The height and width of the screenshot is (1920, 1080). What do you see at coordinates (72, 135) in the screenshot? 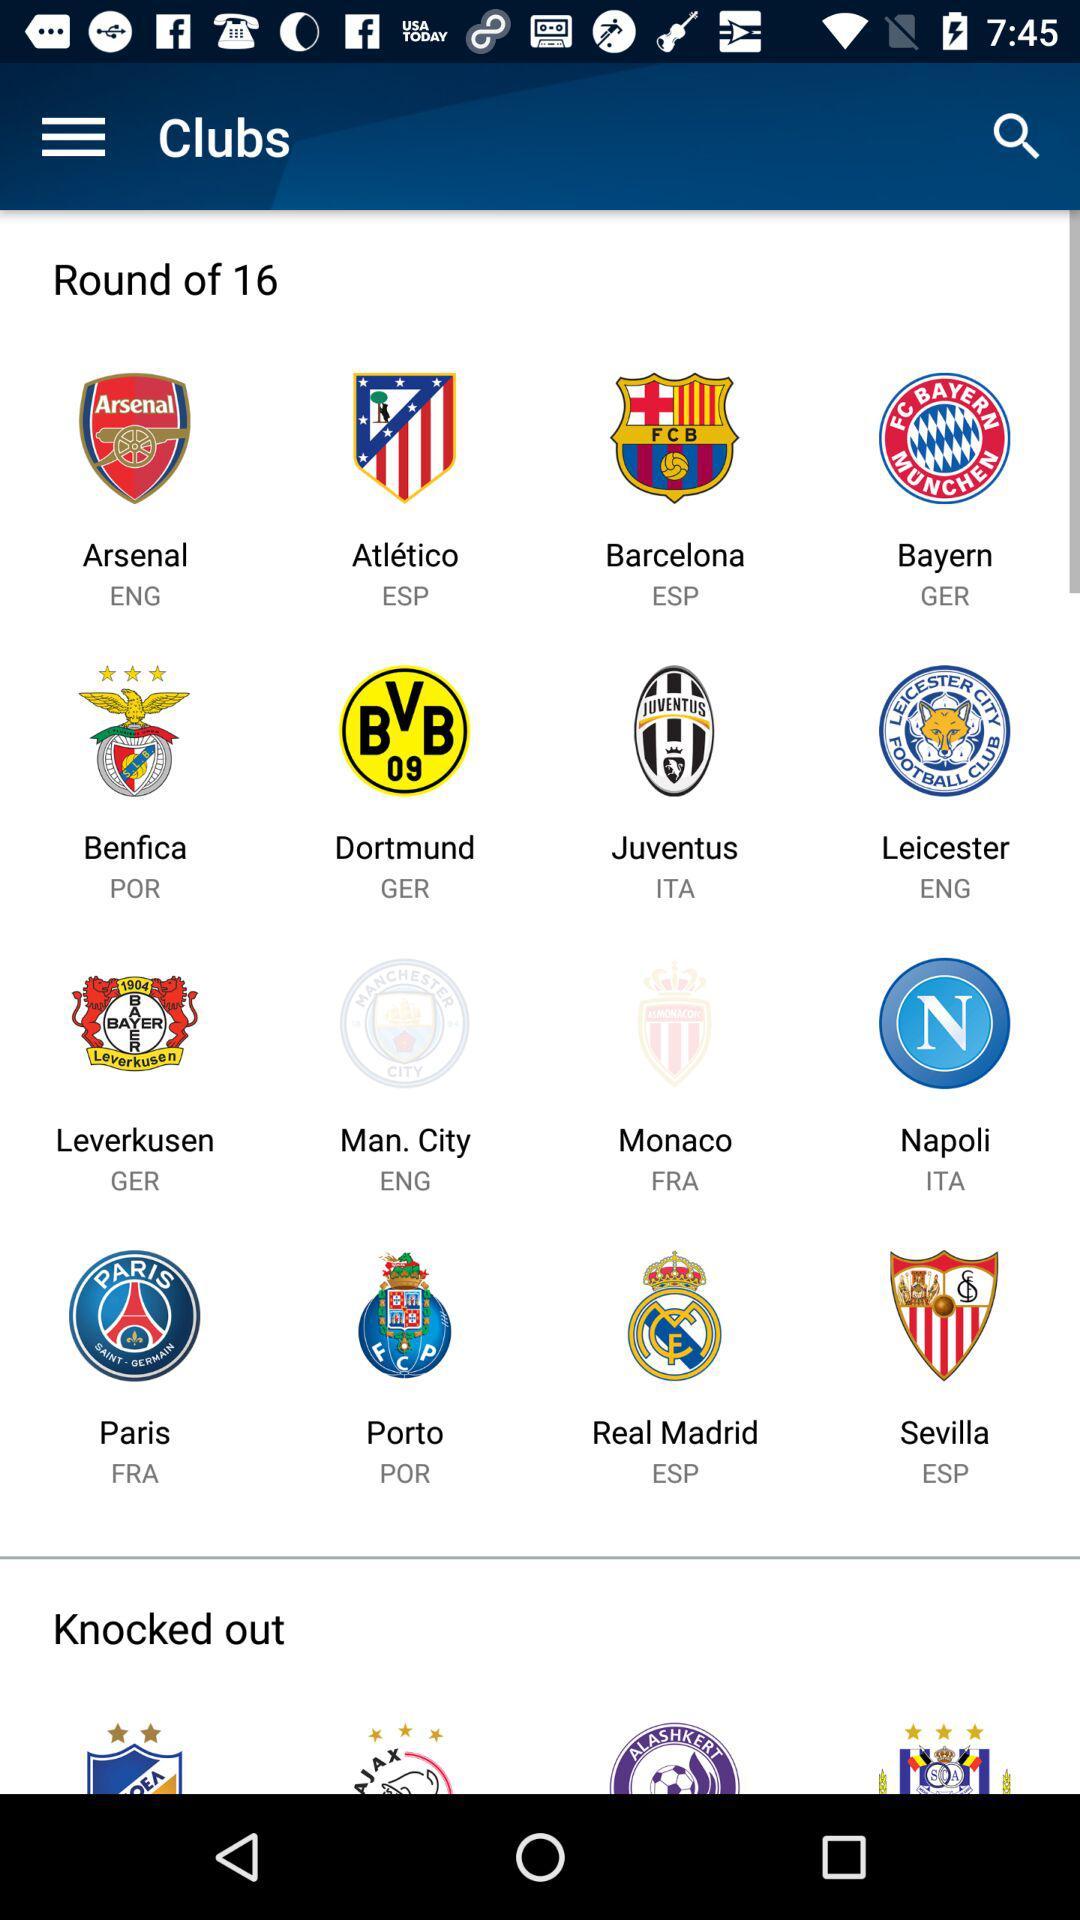
I see `menu button bar option` at bounding box center [72, 135].